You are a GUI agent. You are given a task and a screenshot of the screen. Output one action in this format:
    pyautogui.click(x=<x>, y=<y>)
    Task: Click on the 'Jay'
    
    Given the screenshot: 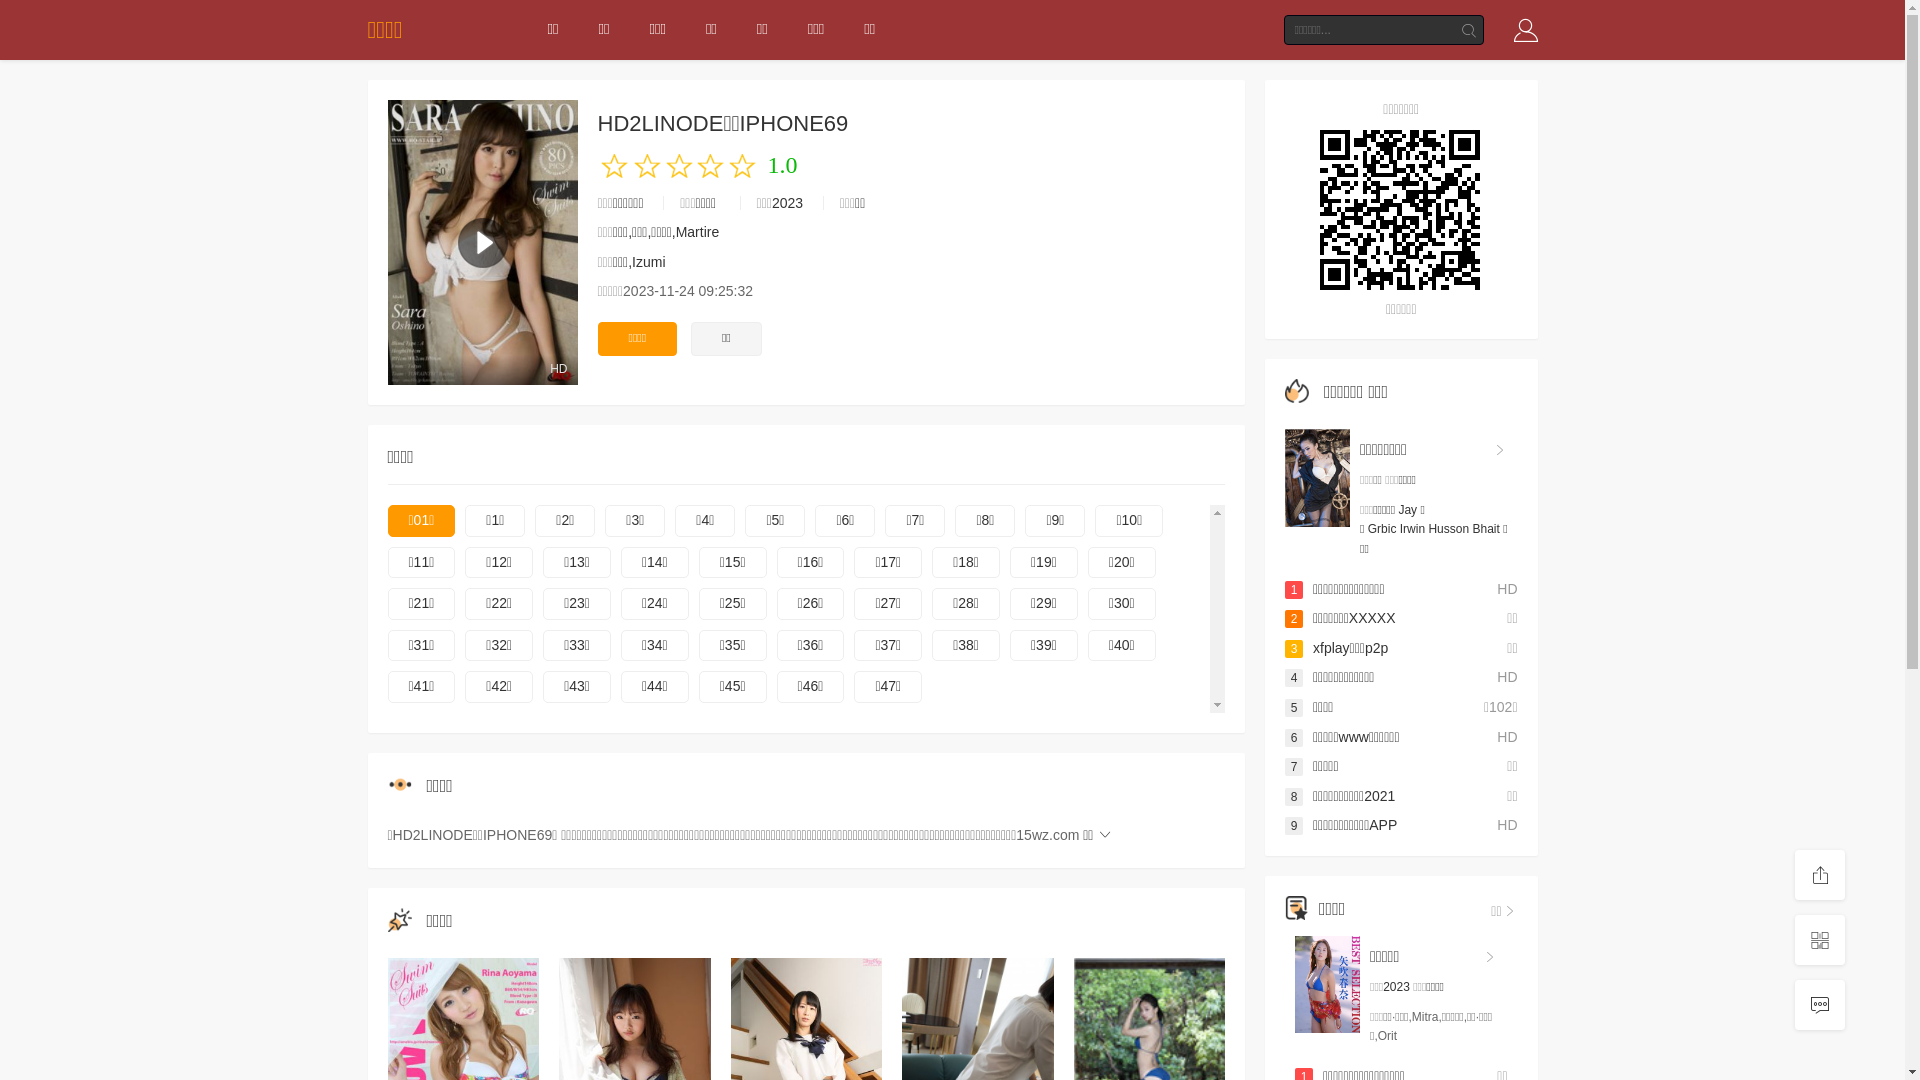 What is the action you would take?
    pyautogui.click(x=1406, y=508)
    